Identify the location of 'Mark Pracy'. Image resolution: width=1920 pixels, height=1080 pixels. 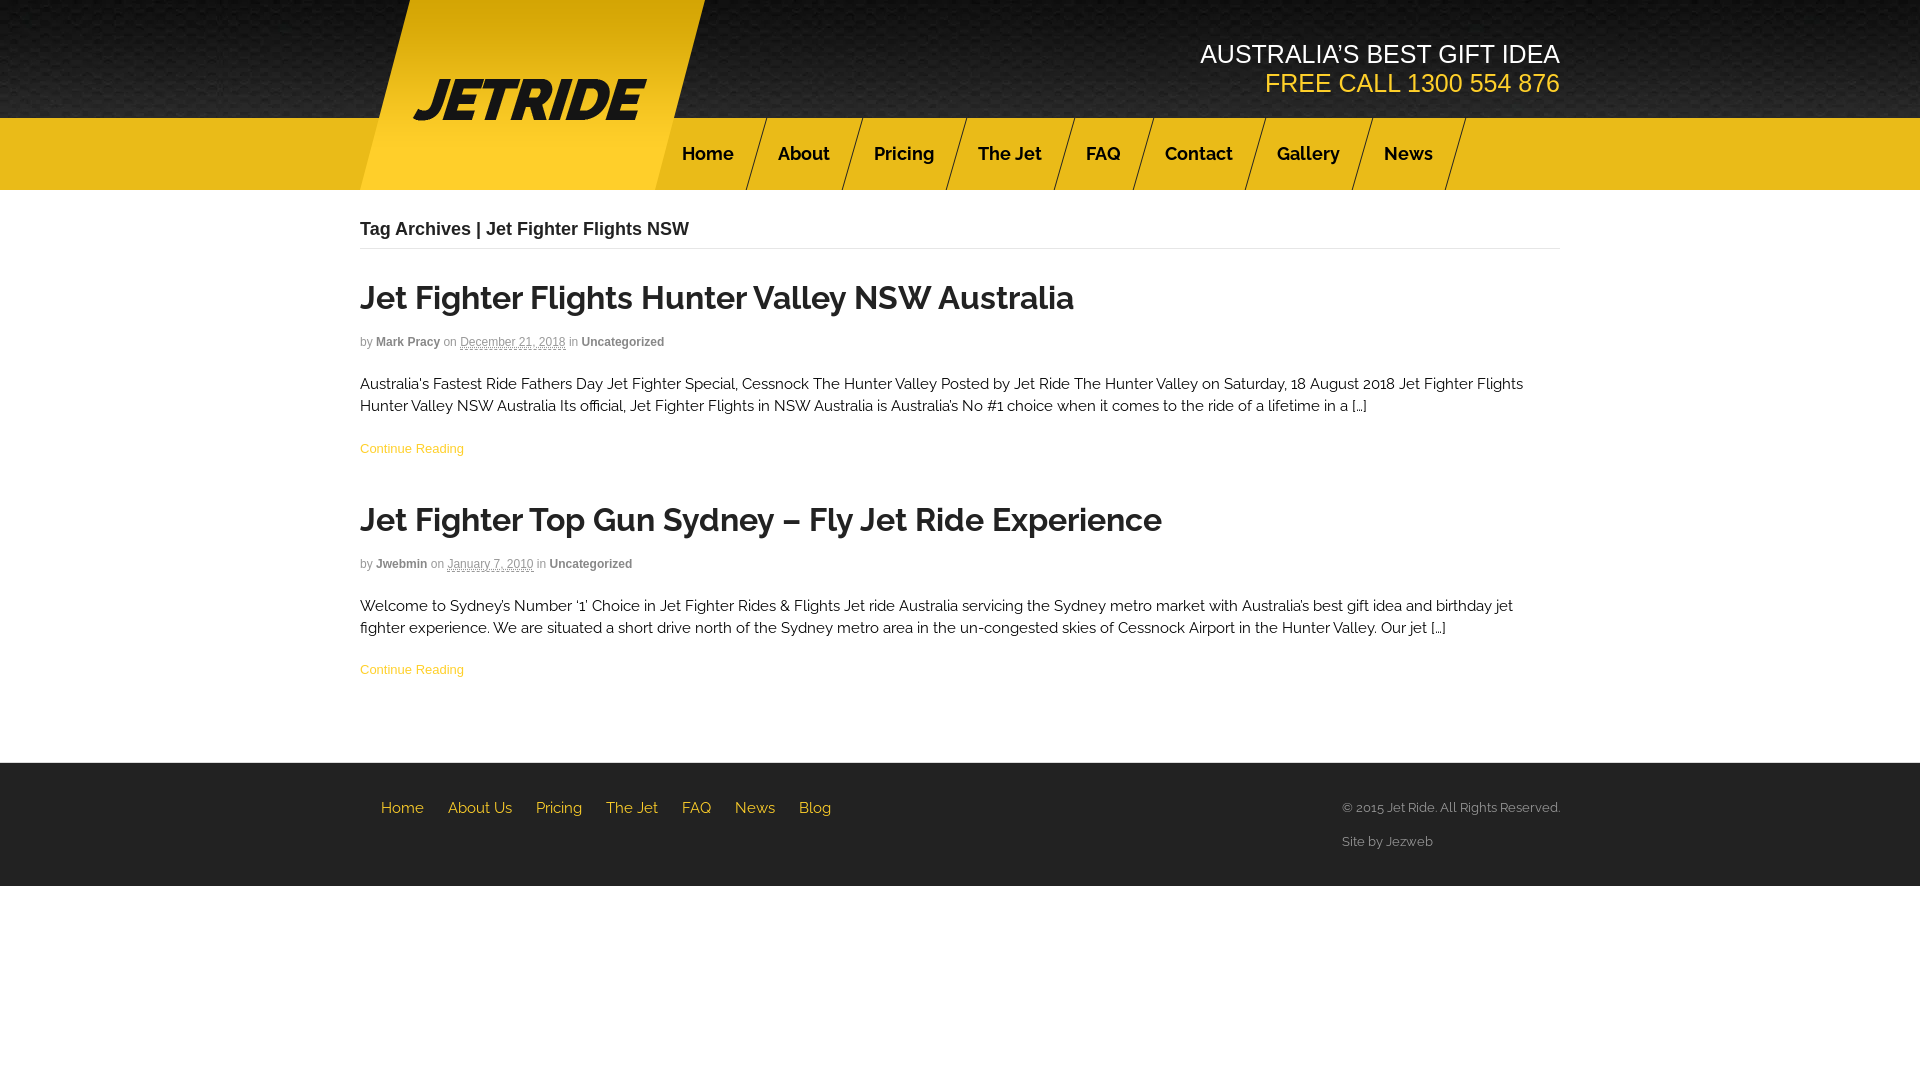
(407, 341).